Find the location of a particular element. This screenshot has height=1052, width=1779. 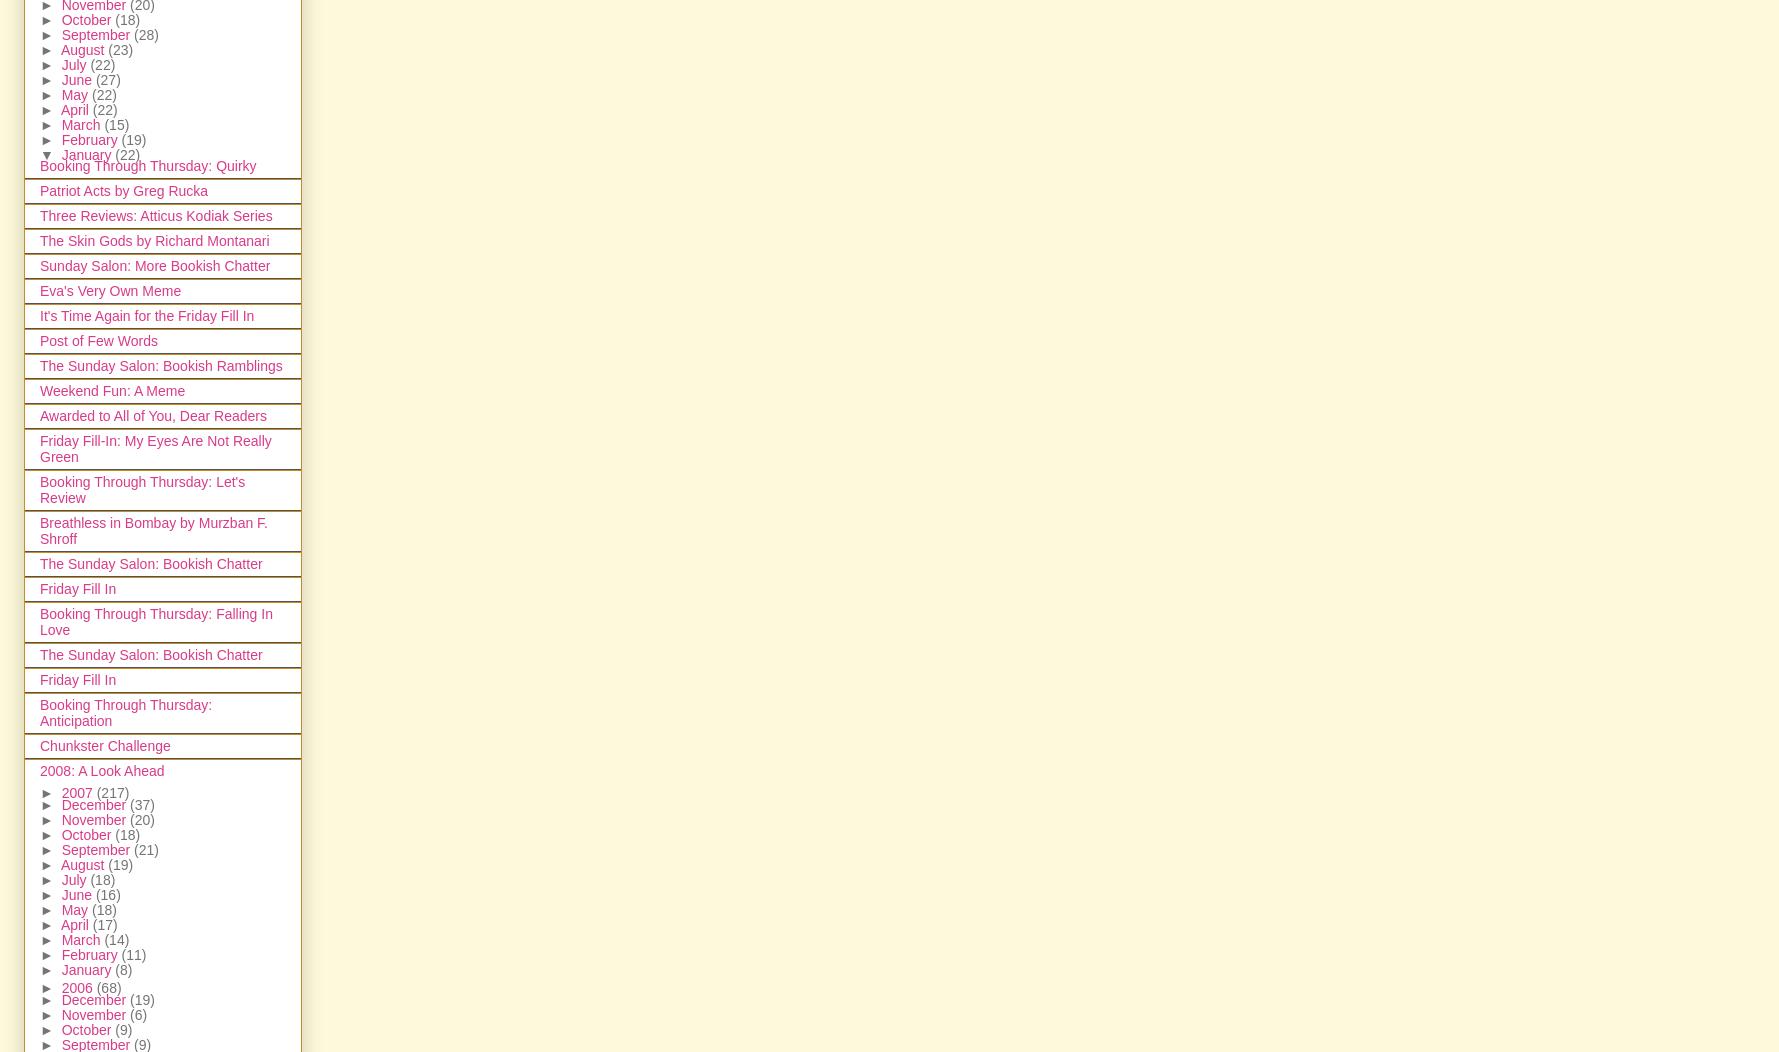

'Post of Few Words' is located at coordinates (97, 339).